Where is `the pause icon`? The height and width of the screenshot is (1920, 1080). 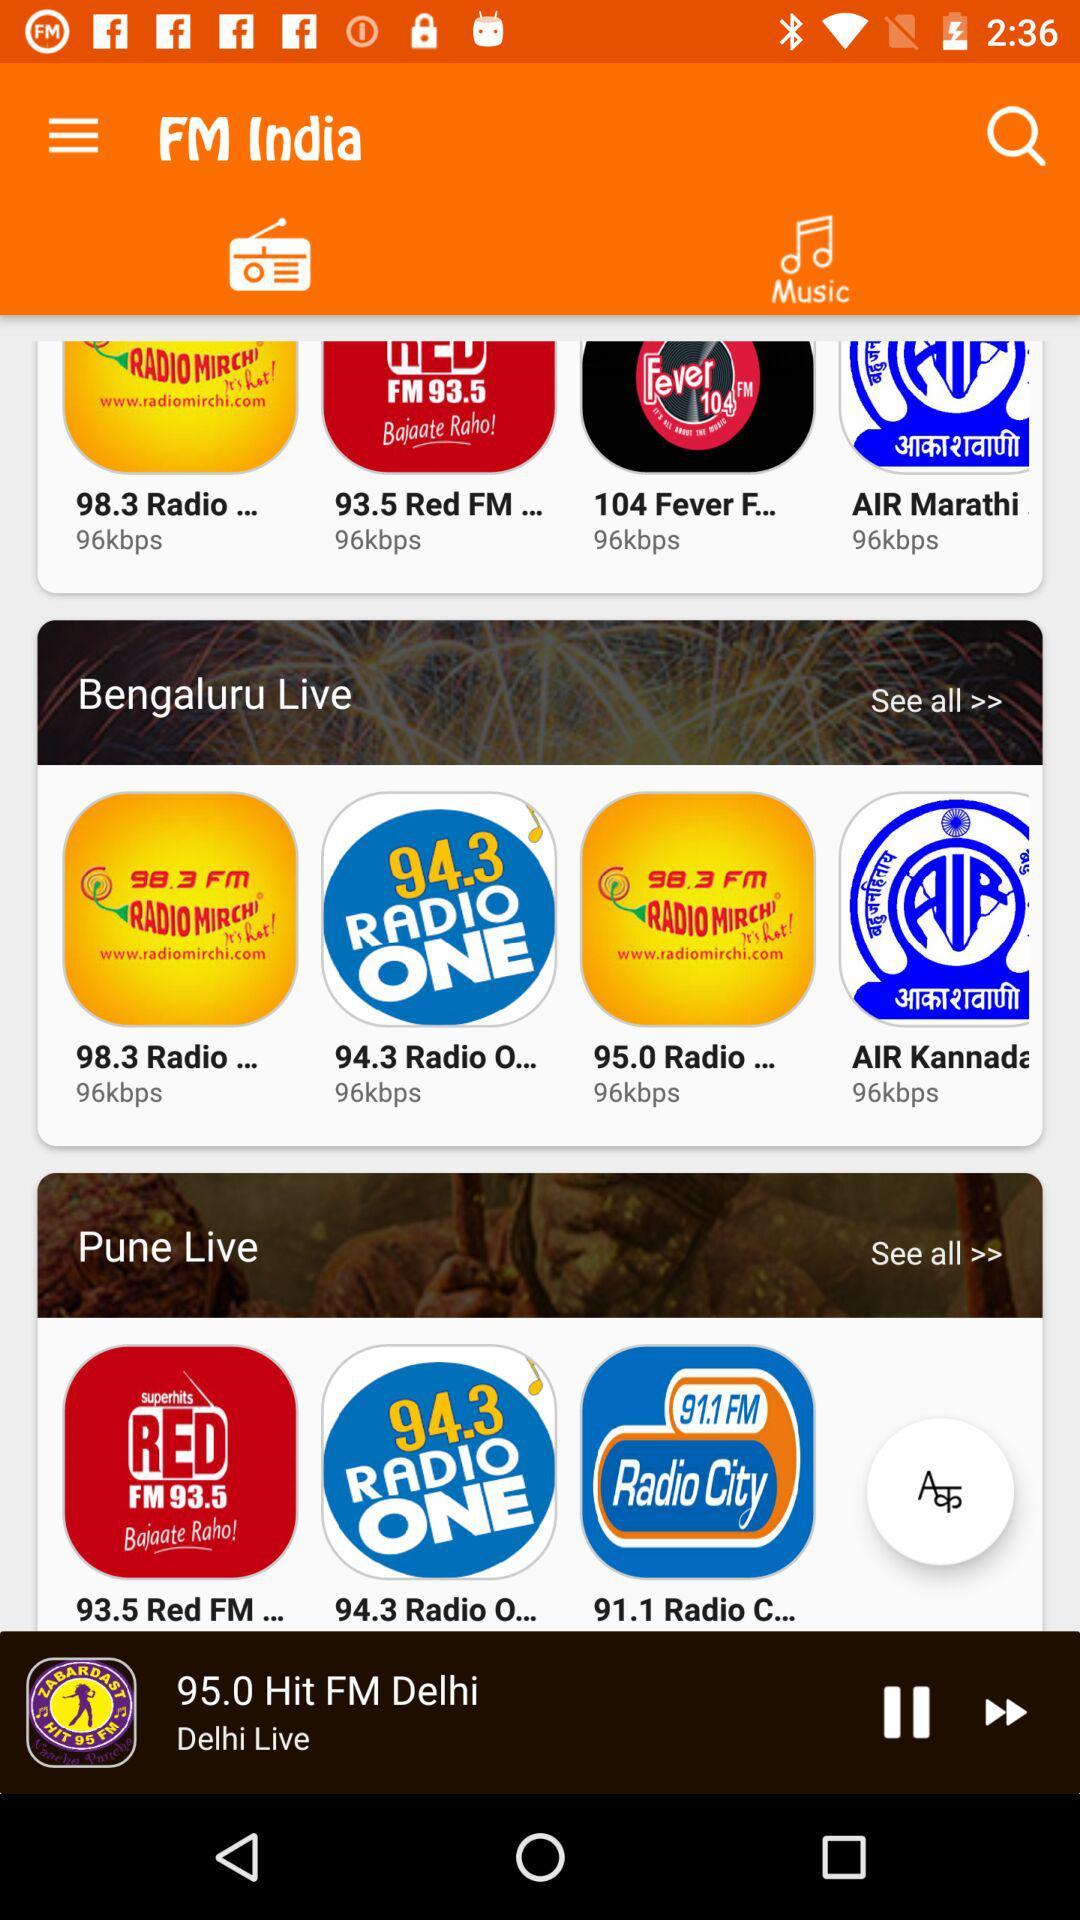 the pause icon is located at coordinates (906, 1711).